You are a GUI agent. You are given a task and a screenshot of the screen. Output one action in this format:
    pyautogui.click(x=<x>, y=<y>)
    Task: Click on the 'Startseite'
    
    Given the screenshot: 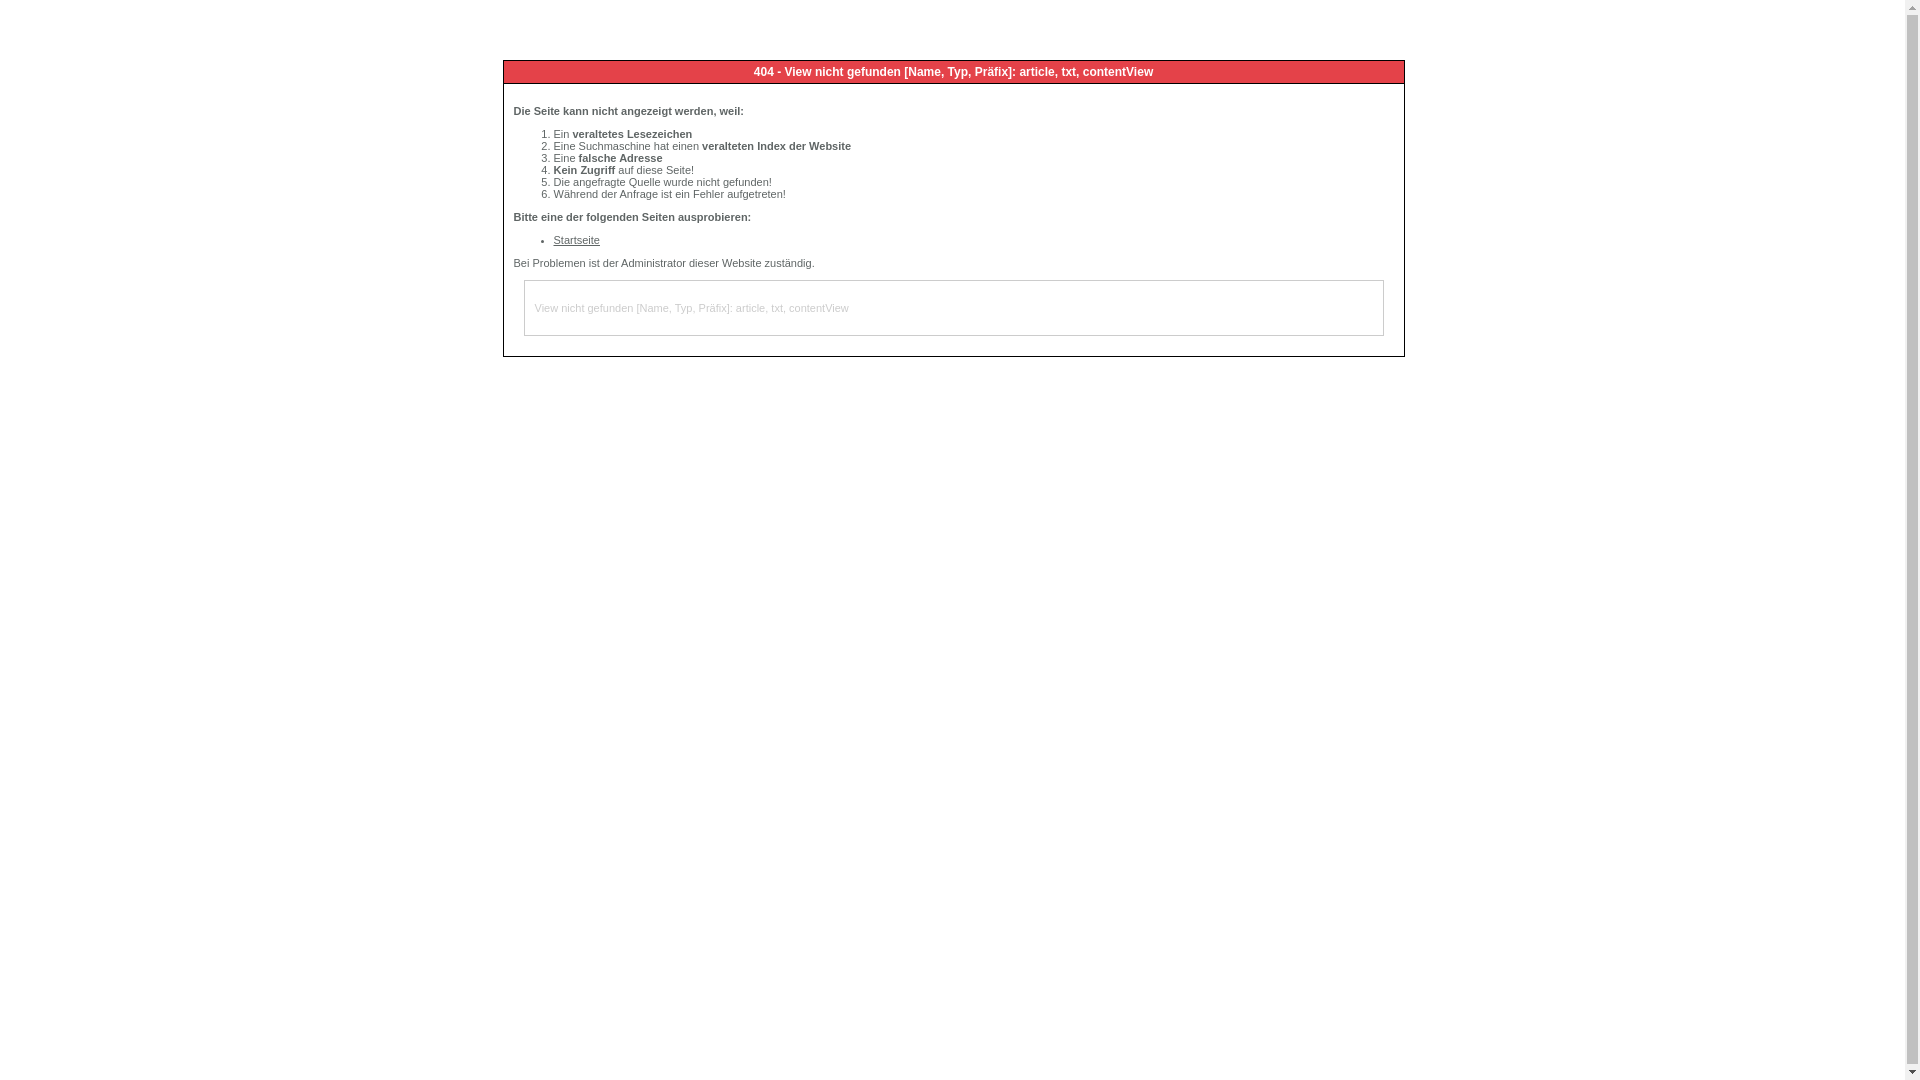 What is the action you would take?
    pyautogui.click(x=575, y=238)
    